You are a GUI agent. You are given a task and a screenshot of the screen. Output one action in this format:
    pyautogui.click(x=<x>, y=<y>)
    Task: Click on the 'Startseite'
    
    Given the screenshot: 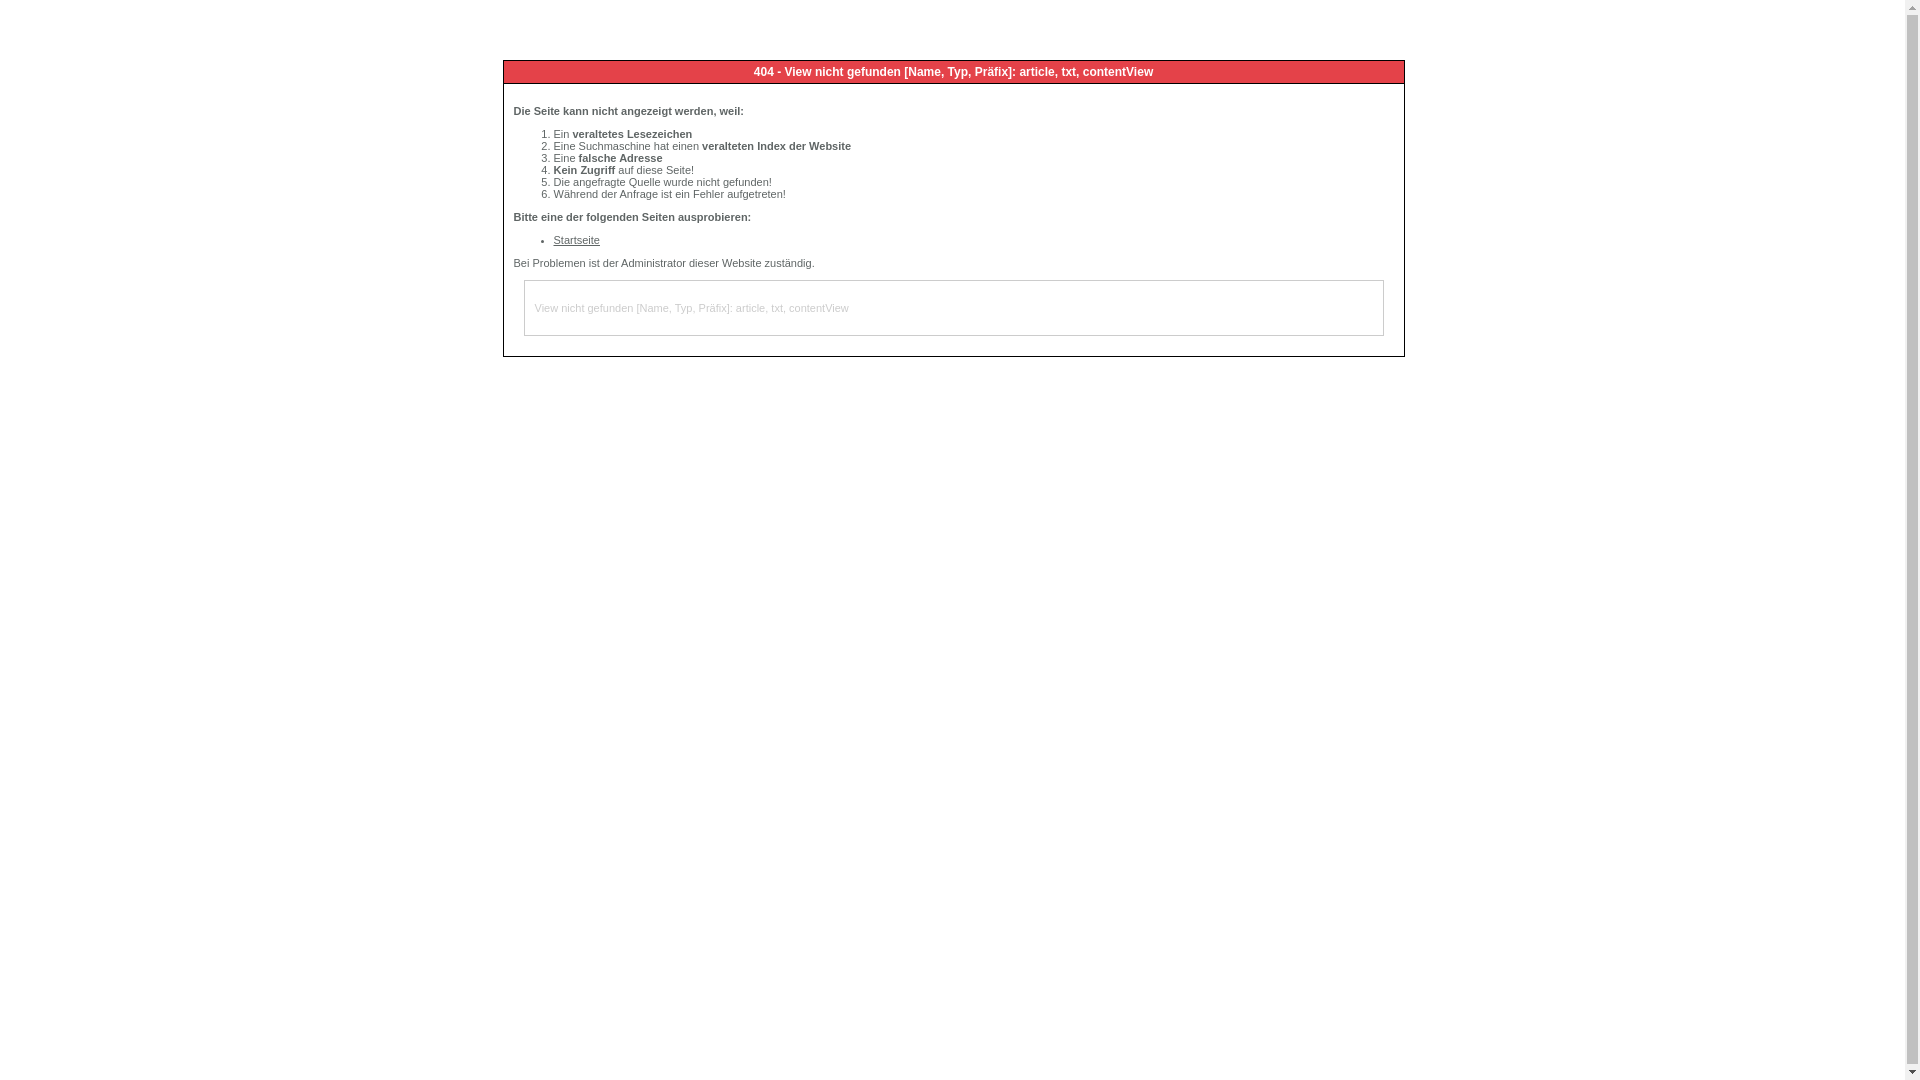 What is the action you would take?
    pyautogui.click(x=575, y=238)
    